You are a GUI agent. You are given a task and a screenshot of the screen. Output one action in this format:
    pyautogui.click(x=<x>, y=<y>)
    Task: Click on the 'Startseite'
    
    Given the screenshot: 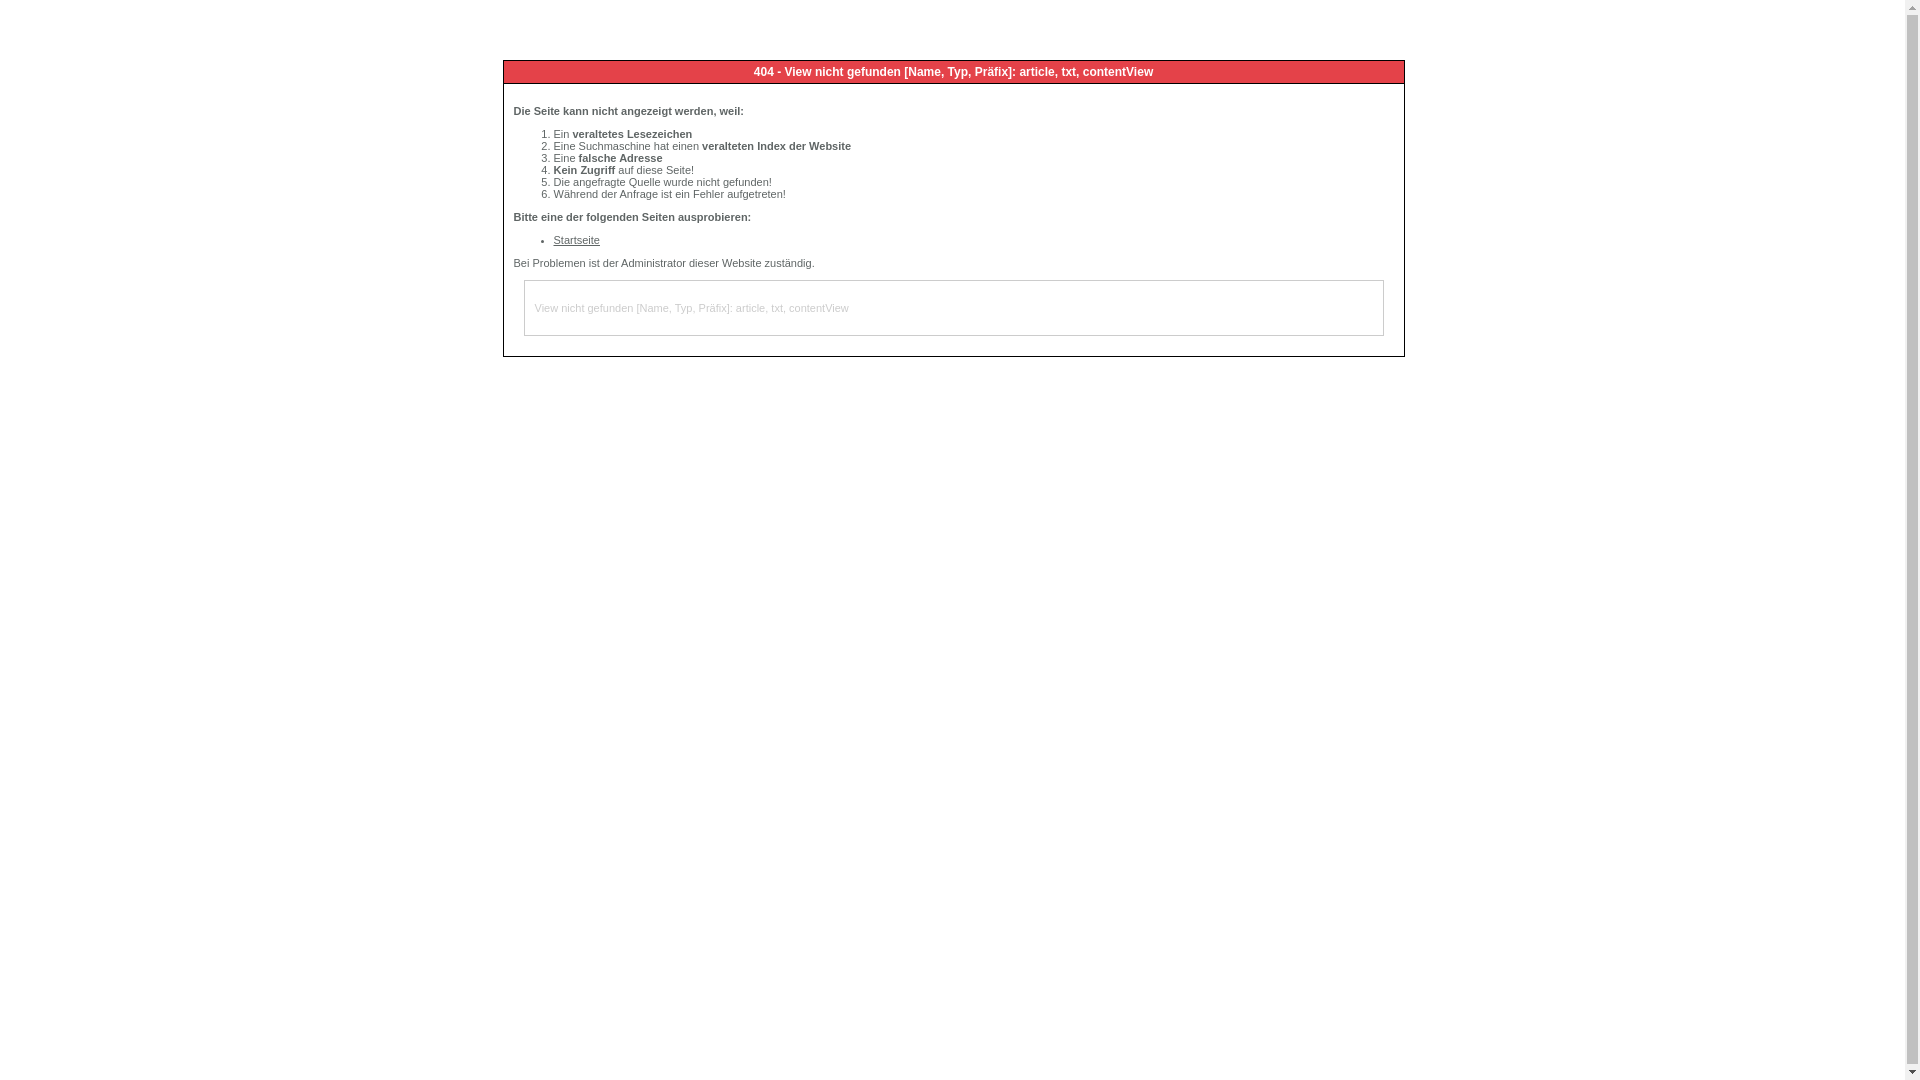 What is the action you would take?
    pyautogui.click(x=575, y=238)
    